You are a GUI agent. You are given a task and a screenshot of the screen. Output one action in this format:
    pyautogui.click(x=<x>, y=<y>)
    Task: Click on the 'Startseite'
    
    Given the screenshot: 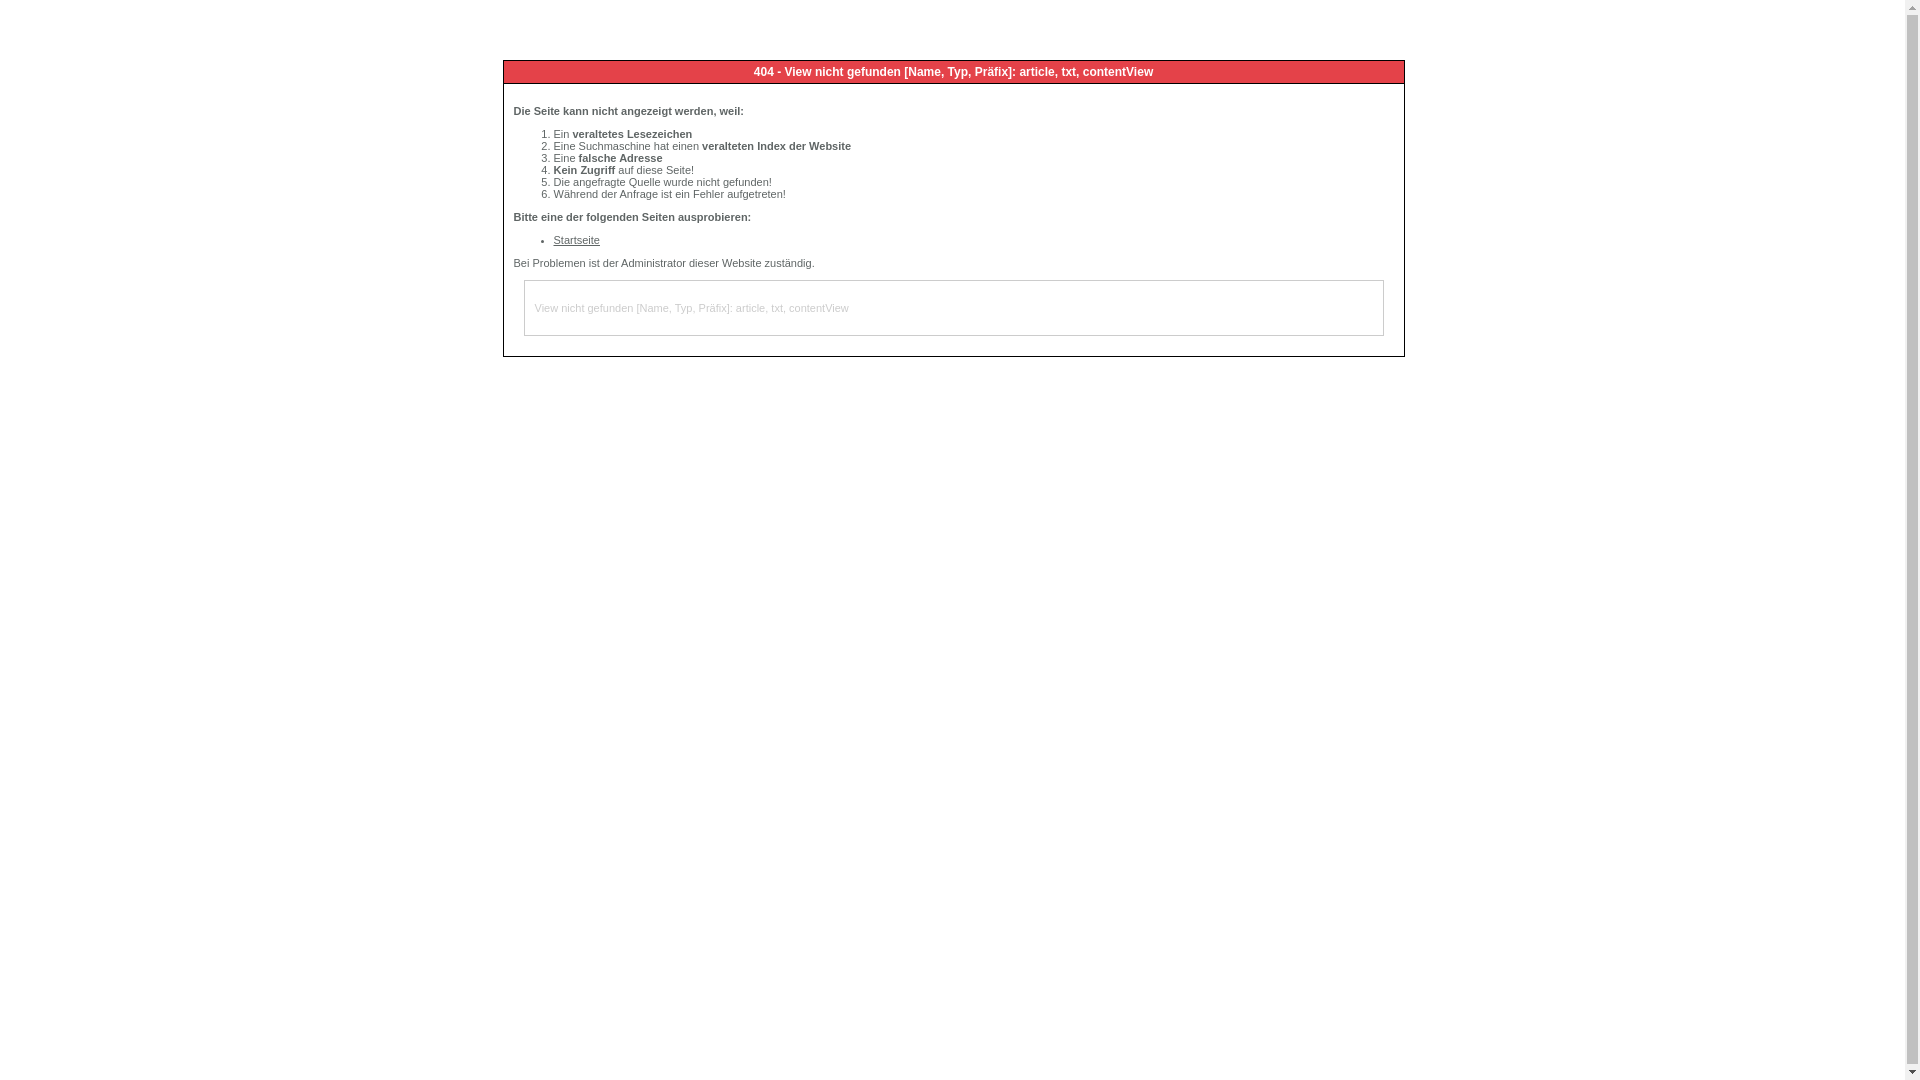 What is the action you would take?
    pyautogui.click(x=575, y=238)
    